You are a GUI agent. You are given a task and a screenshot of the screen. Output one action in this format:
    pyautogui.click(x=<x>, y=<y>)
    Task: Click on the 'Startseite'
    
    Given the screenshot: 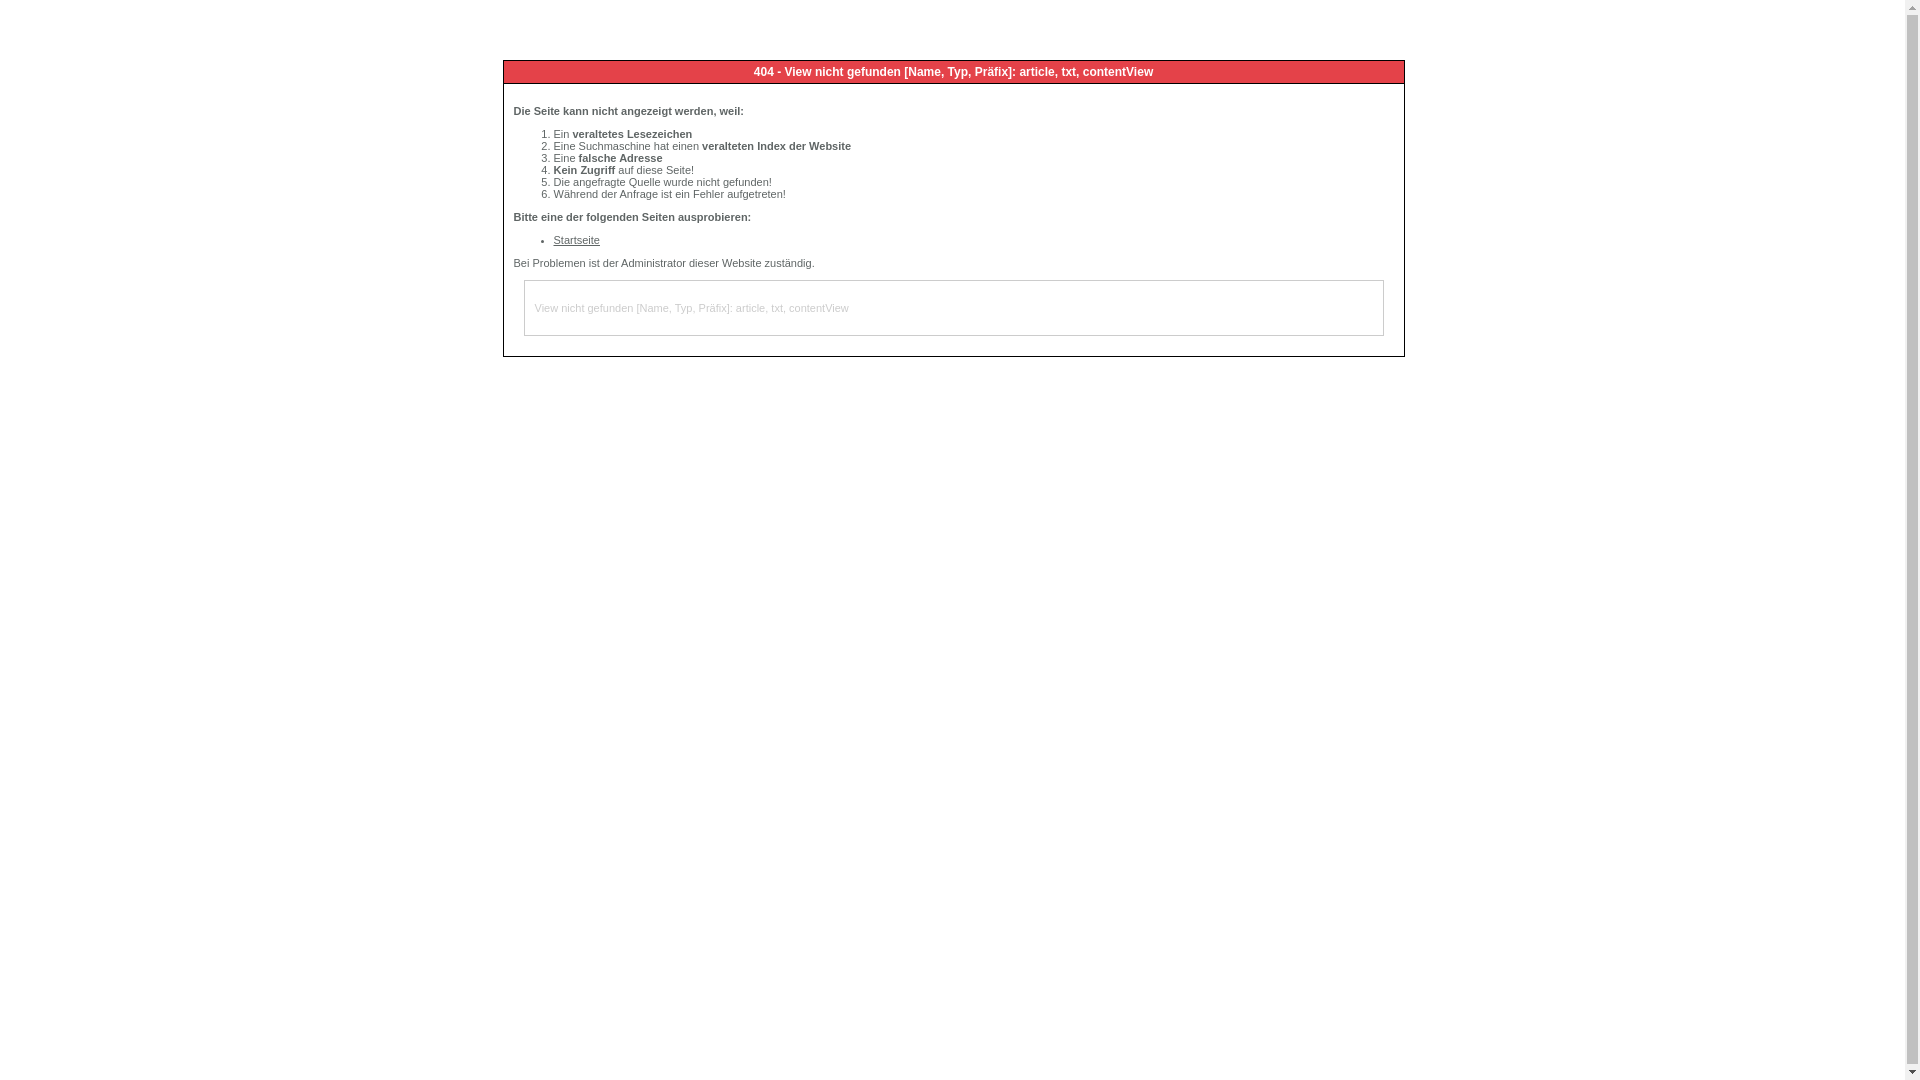 What is the action you would take?
    pyautogui.click(x=575, y=238)
    